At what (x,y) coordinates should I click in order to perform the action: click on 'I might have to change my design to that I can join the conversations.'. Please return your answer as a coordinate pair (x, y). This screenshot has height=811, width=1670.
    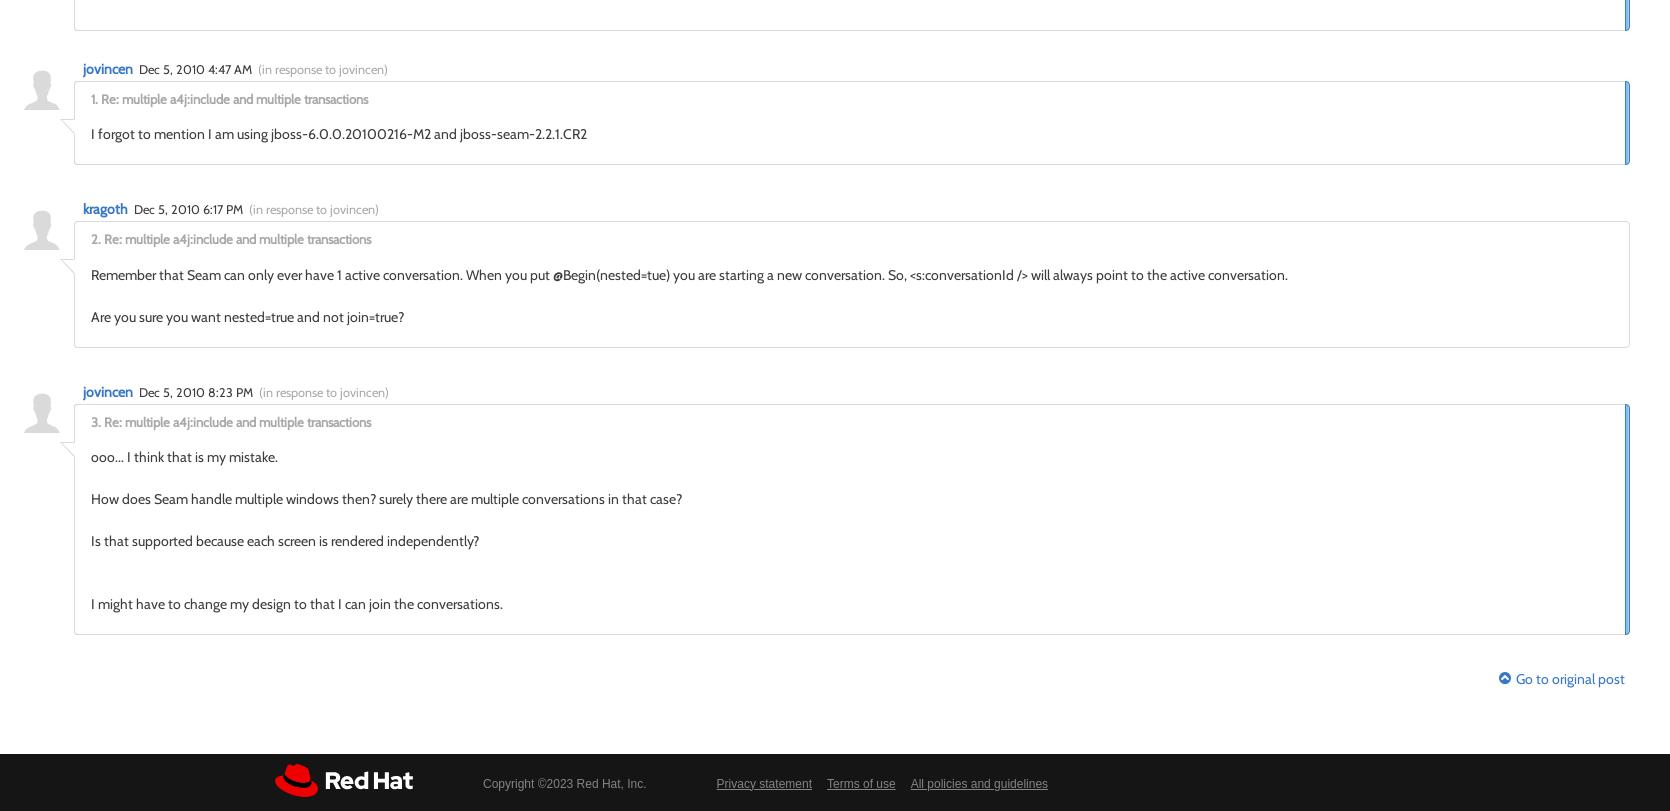
    Looking at the image, I should click on (295, 603).